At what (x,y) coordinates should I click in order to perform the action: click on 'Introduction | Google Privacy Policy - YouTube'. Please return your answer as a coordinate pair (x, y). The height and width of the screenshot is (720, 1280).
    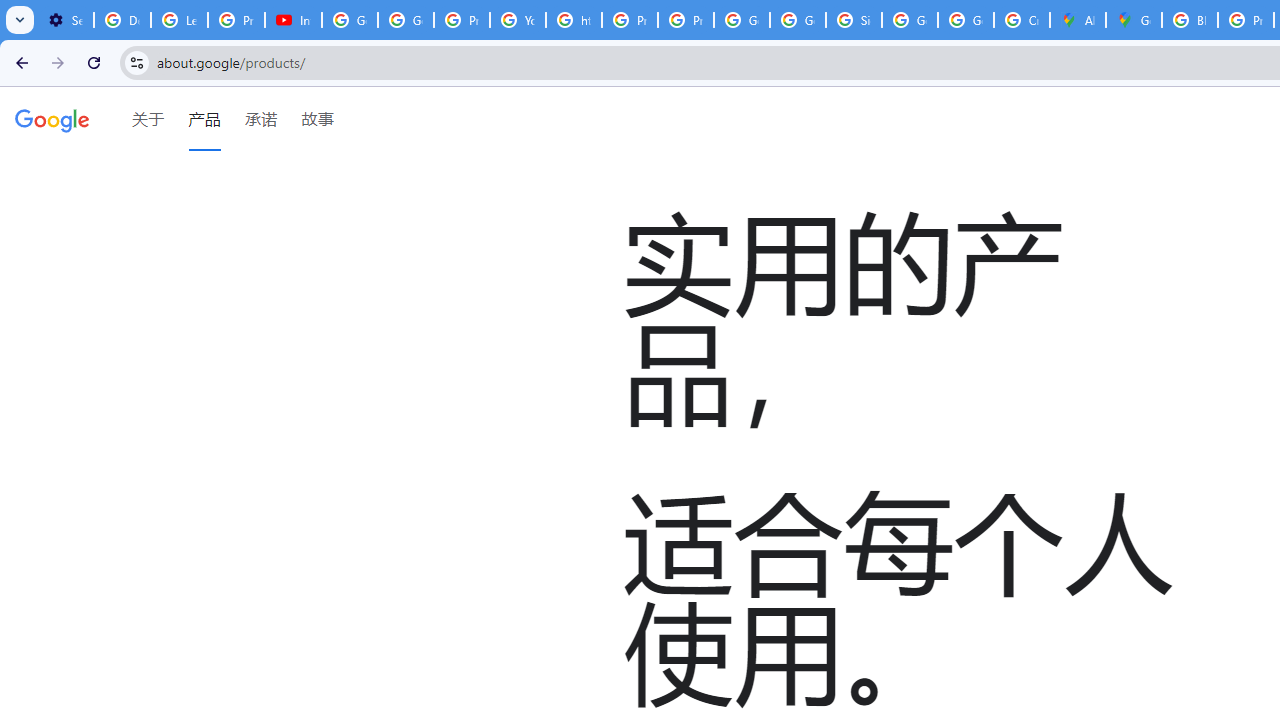
    Looking at the image, I should click on (292, 20).